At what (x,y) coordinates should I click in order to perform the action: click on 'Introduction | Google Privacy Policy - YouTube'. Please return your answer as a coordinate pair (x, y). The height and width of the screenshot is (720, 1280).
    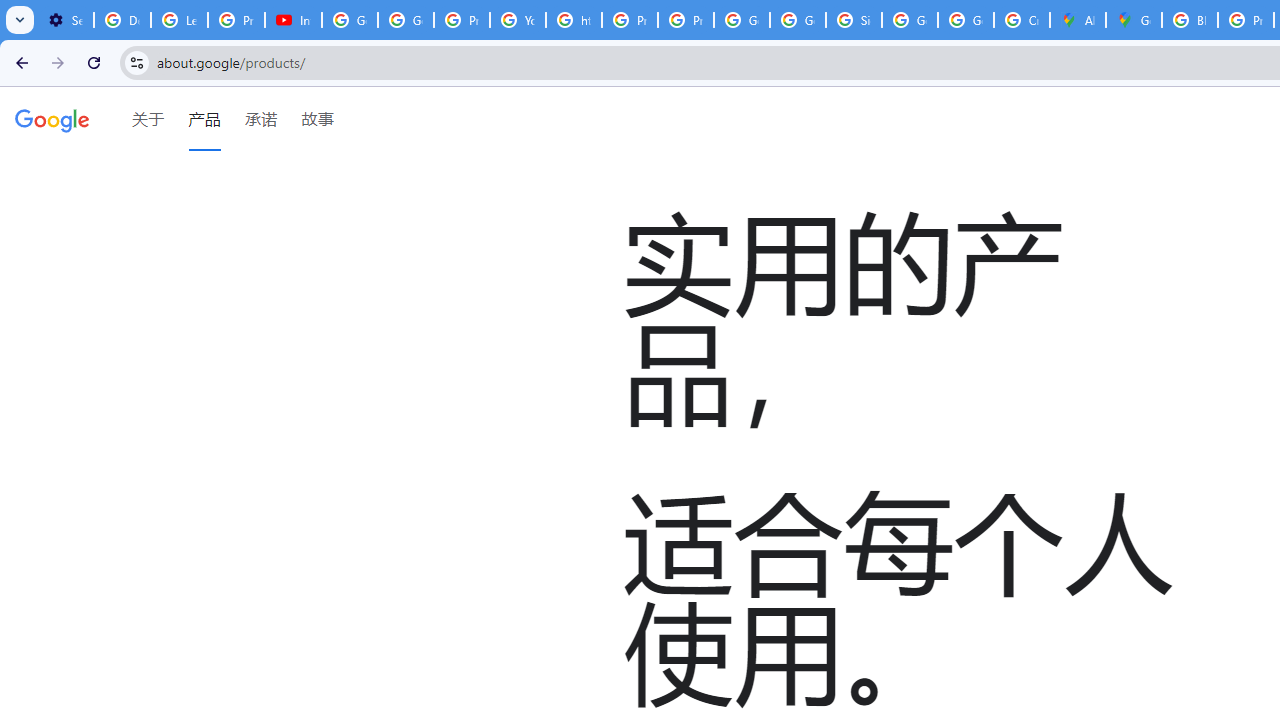
    Looking at the image, I should click on (292, 20).